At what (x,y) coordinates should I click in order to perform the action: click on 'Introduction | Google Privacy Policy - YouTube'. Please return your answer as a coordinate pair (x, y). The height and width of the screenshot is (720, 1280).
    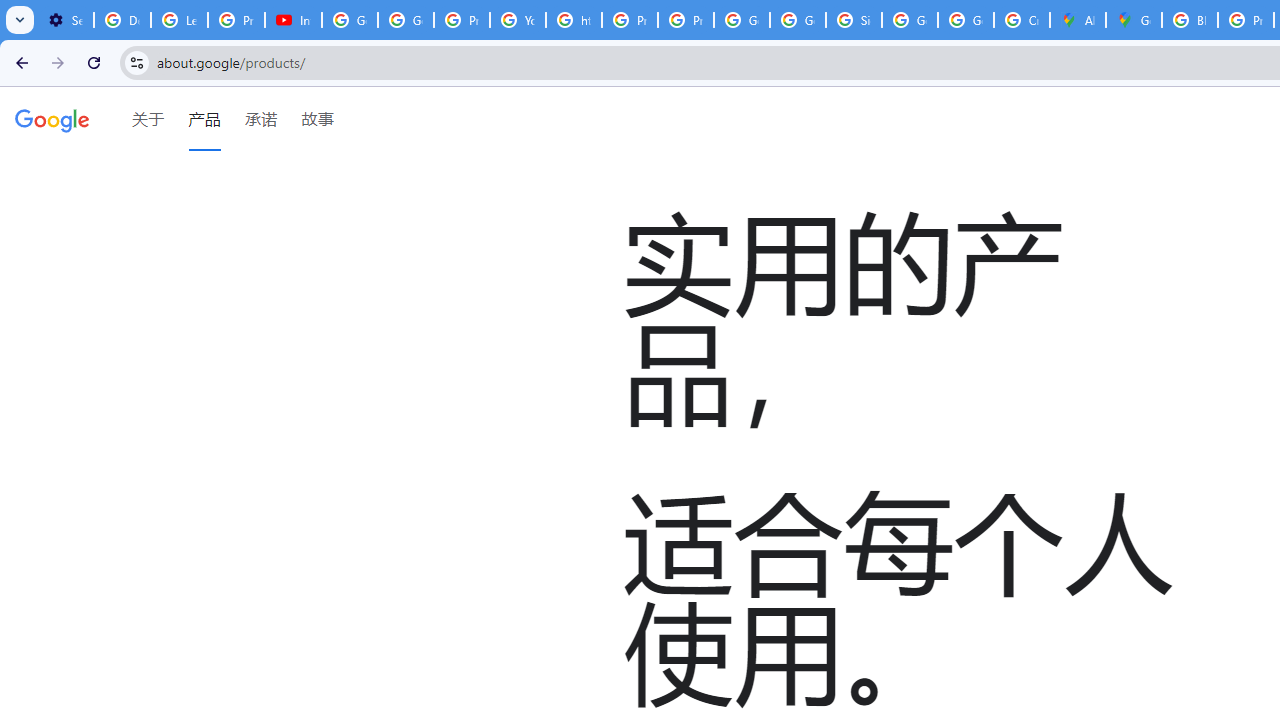
    Looking at the image, I should click on (292, 20).